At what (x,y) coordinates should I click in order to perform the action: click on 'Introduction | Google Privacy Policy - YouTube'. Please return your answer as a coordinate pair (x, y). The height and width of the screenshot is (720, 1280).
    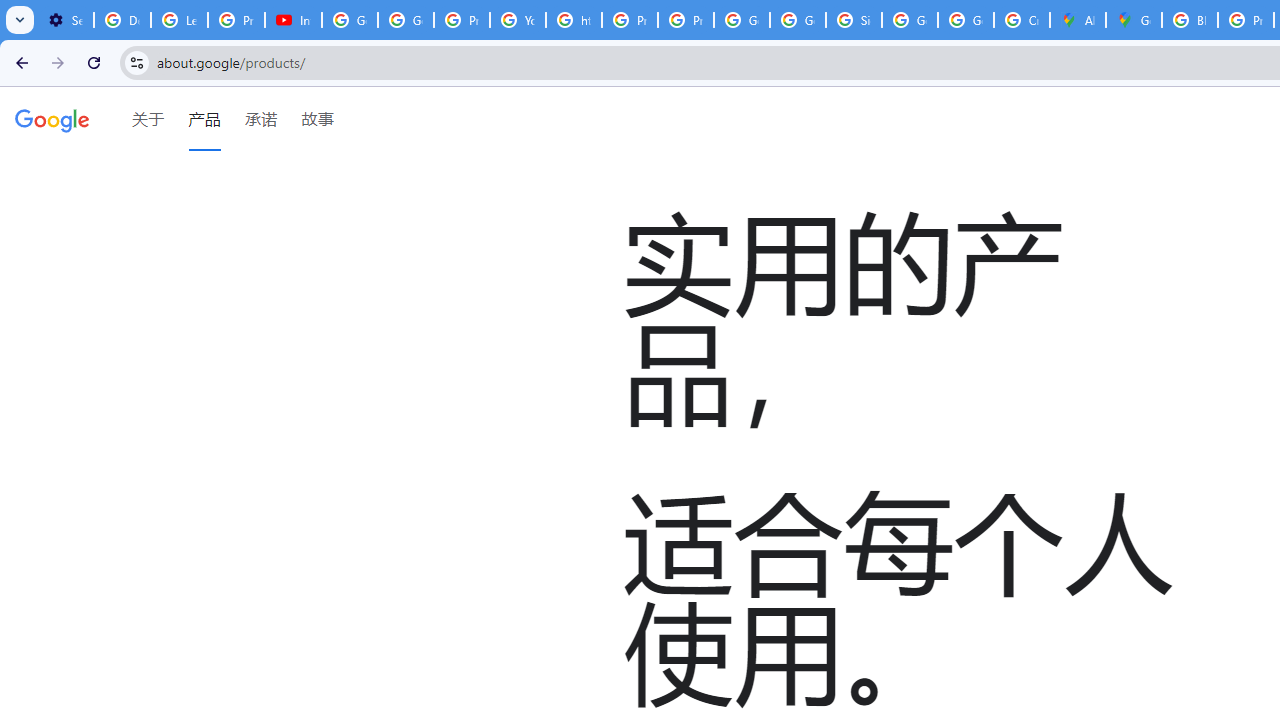
    Looking at the image, I should click on (292, 20).